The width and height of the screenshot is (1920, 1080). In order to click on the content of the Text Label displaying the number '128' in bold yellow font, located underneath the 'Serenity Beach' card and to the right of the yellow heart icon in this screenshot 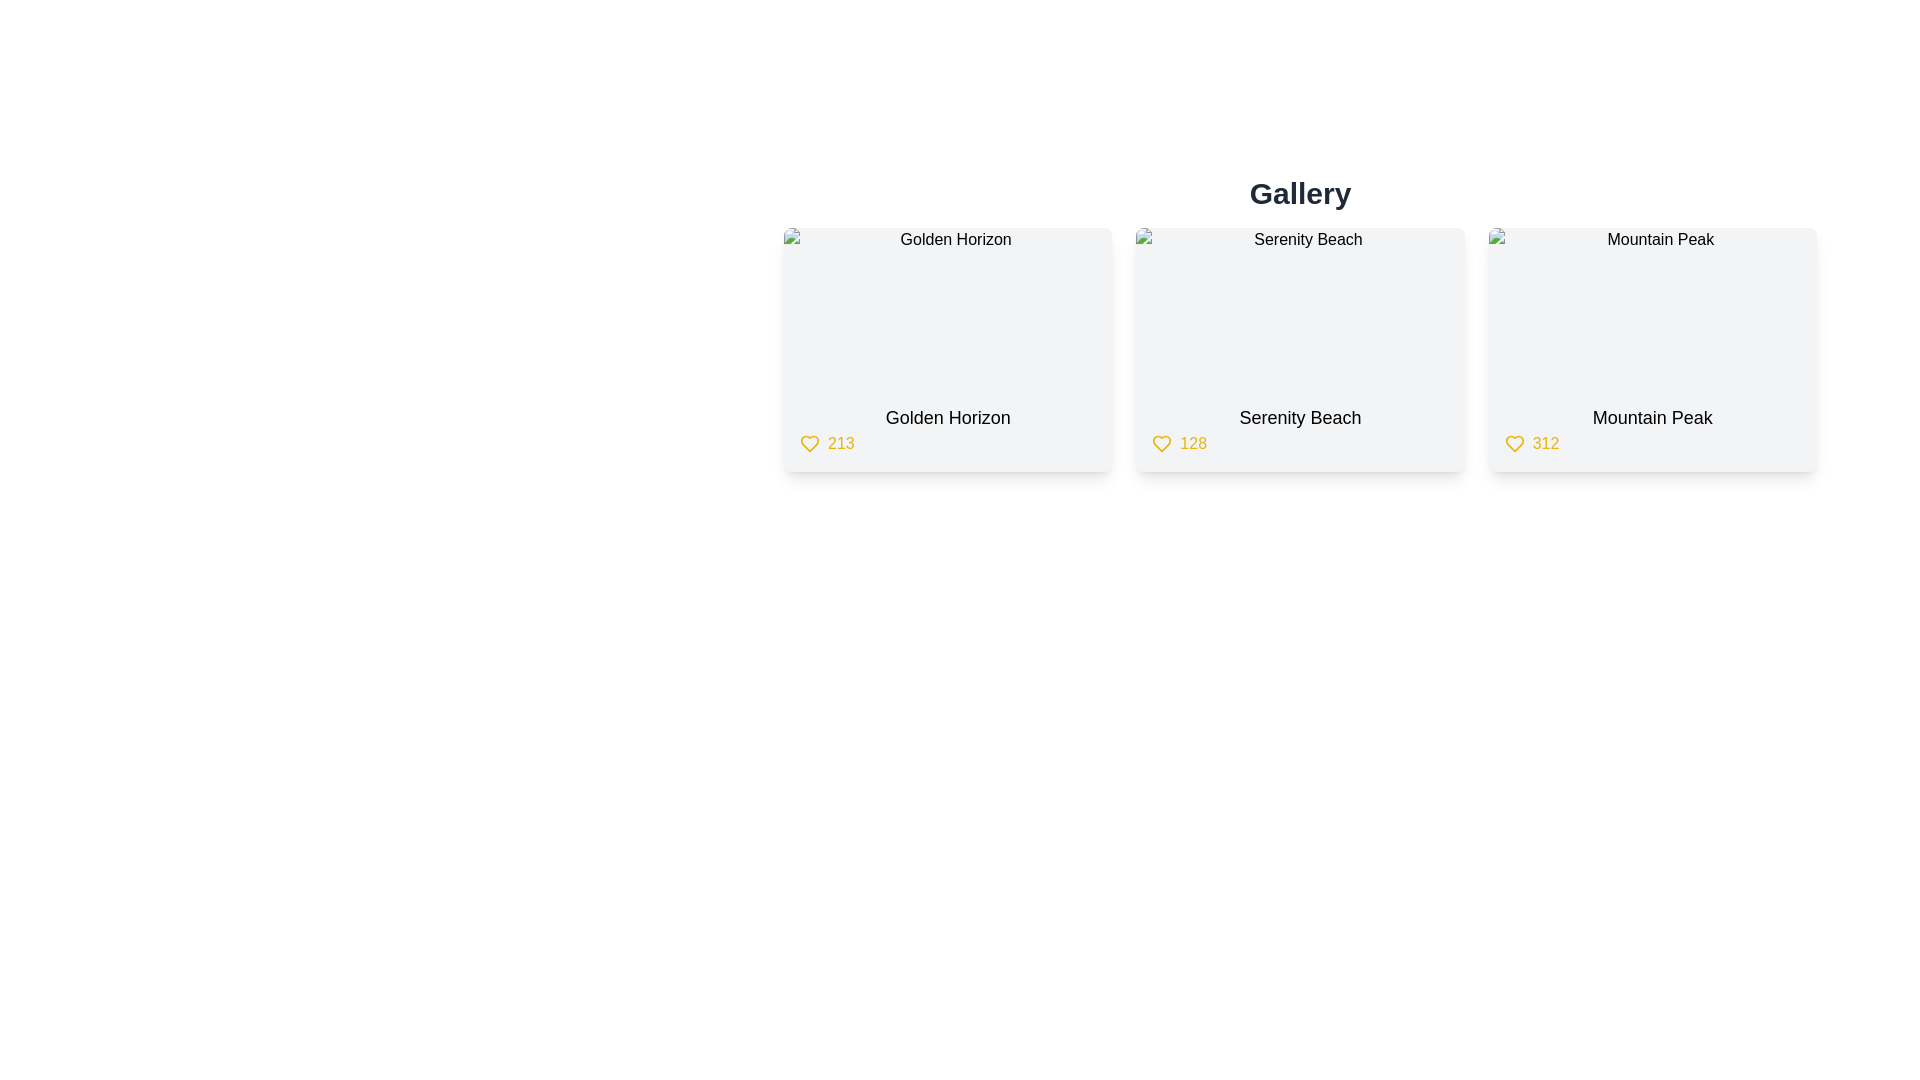, I will do `click(1193, 442)`.